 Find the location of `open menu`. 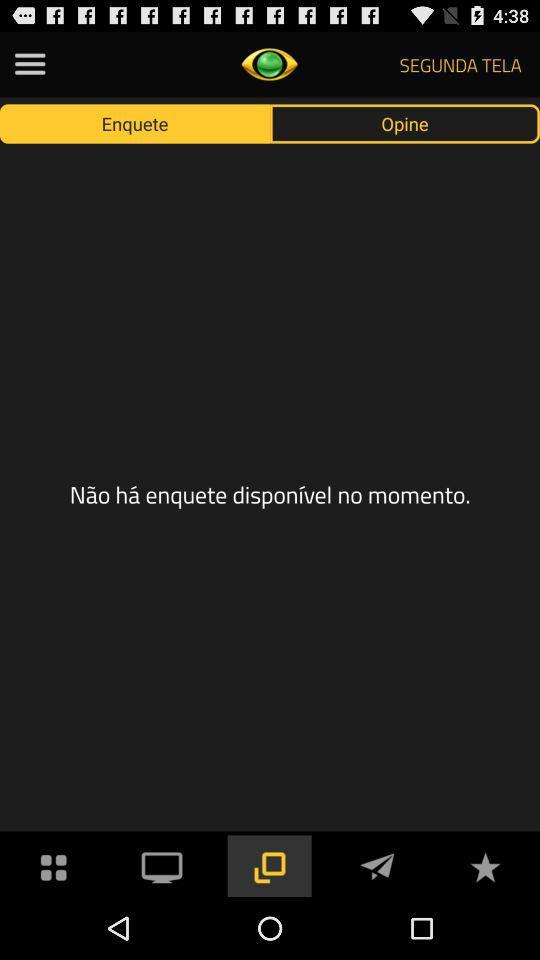

open menu is located at coordinates (29, 64).